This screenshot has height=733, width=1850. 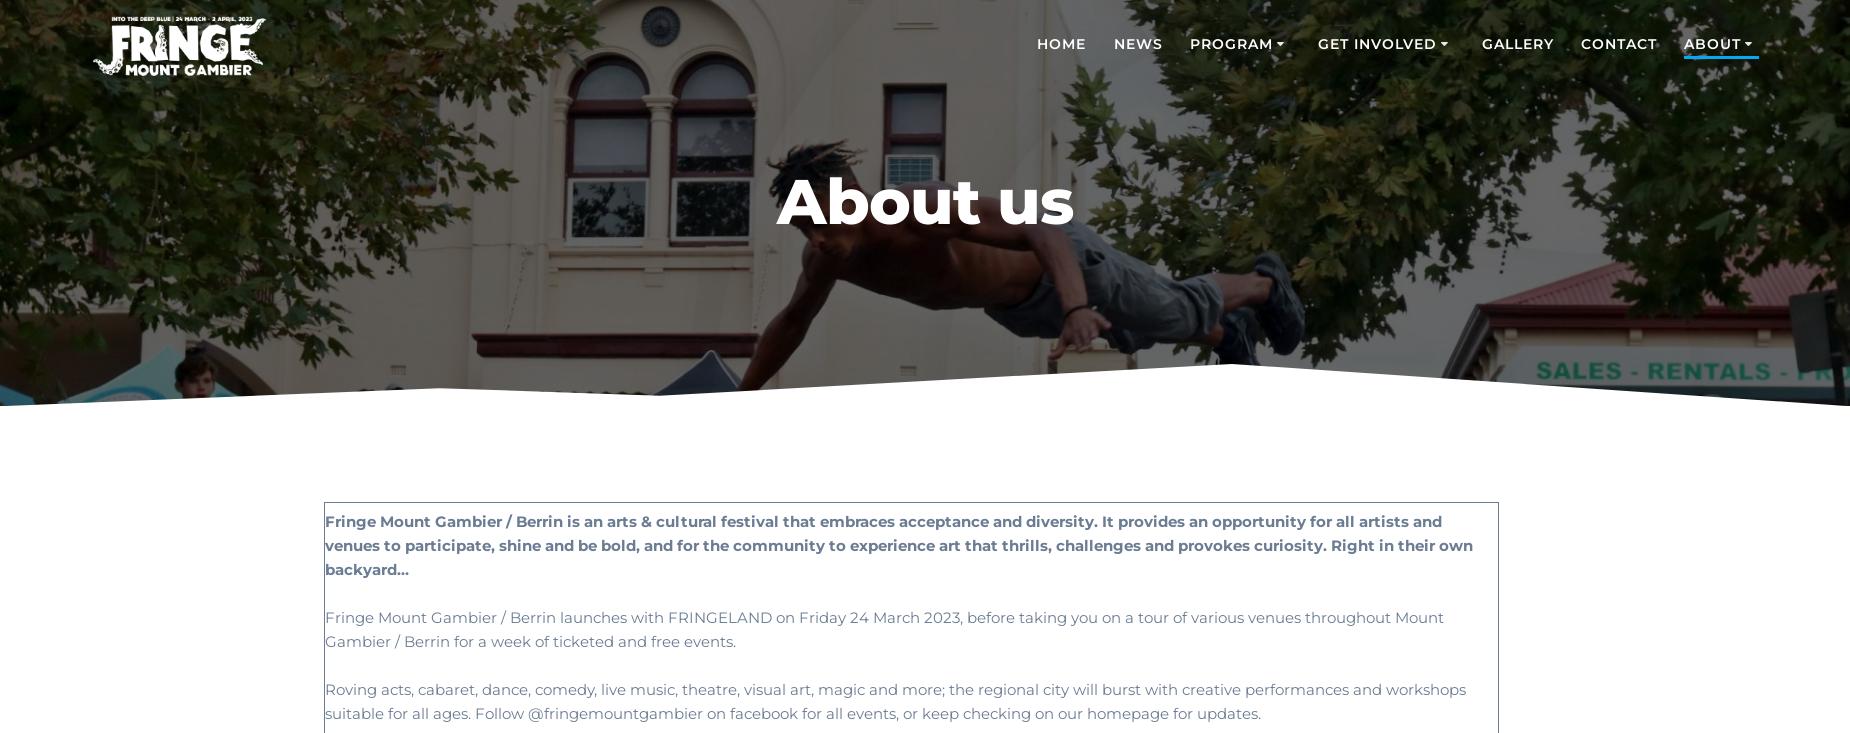 I want to click on 'HOME', so click(x=1060, y=42).